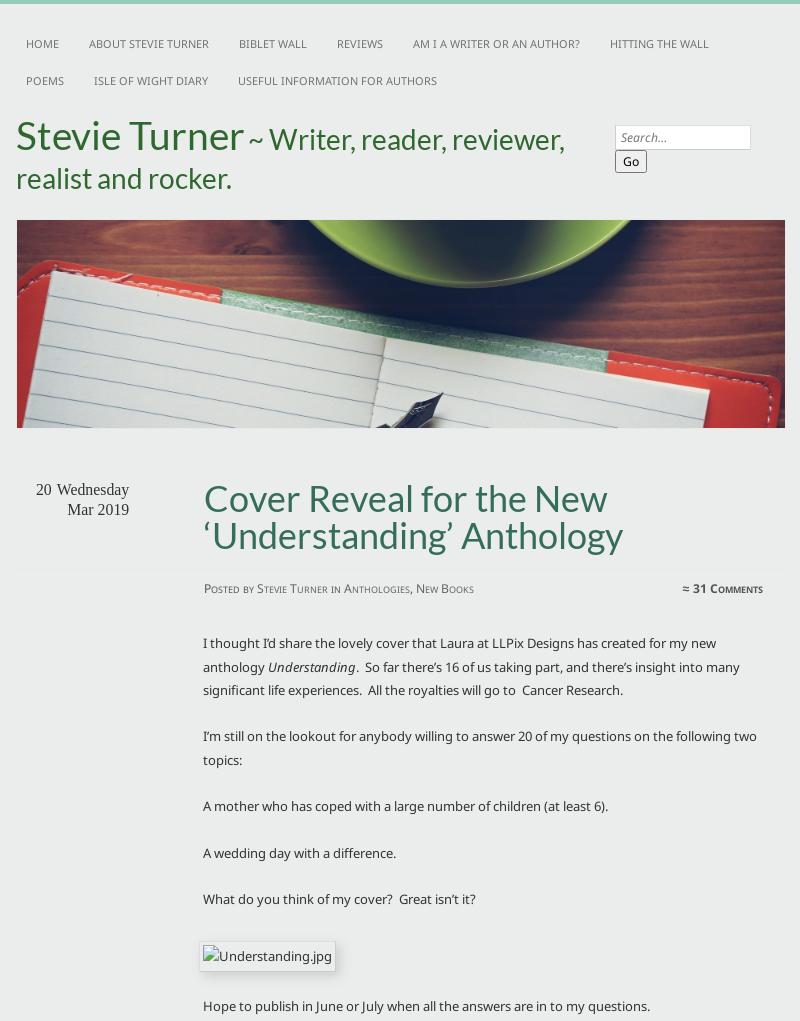 The image size is (800, 1021). Describe the element at coordinates (311, 664) in the screenshot. I see `'Understanding'` at that location.